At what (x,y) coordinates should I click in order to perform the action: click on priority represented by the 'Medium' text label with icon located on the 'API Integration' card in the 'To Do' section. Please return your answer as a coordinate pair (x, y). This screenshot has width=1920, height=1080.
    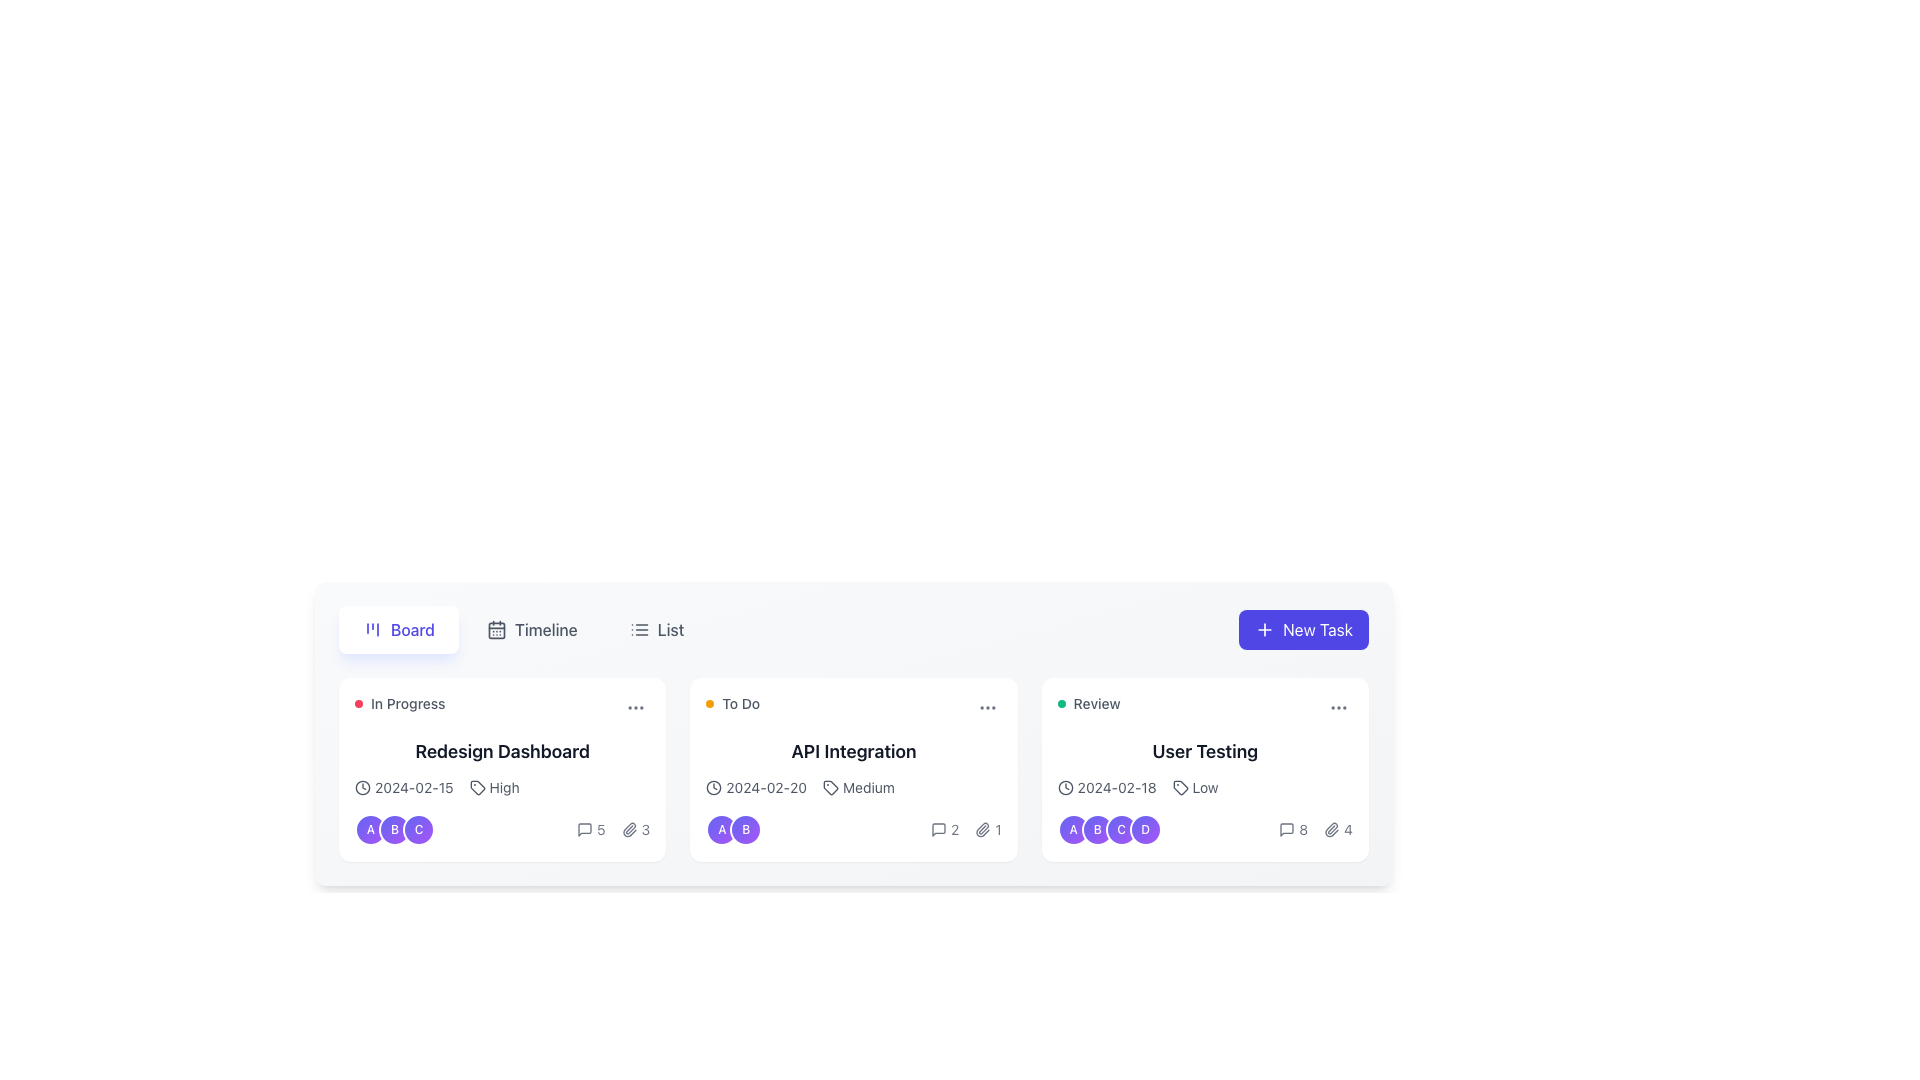
    Looking at the image, I should click on (859, 786).